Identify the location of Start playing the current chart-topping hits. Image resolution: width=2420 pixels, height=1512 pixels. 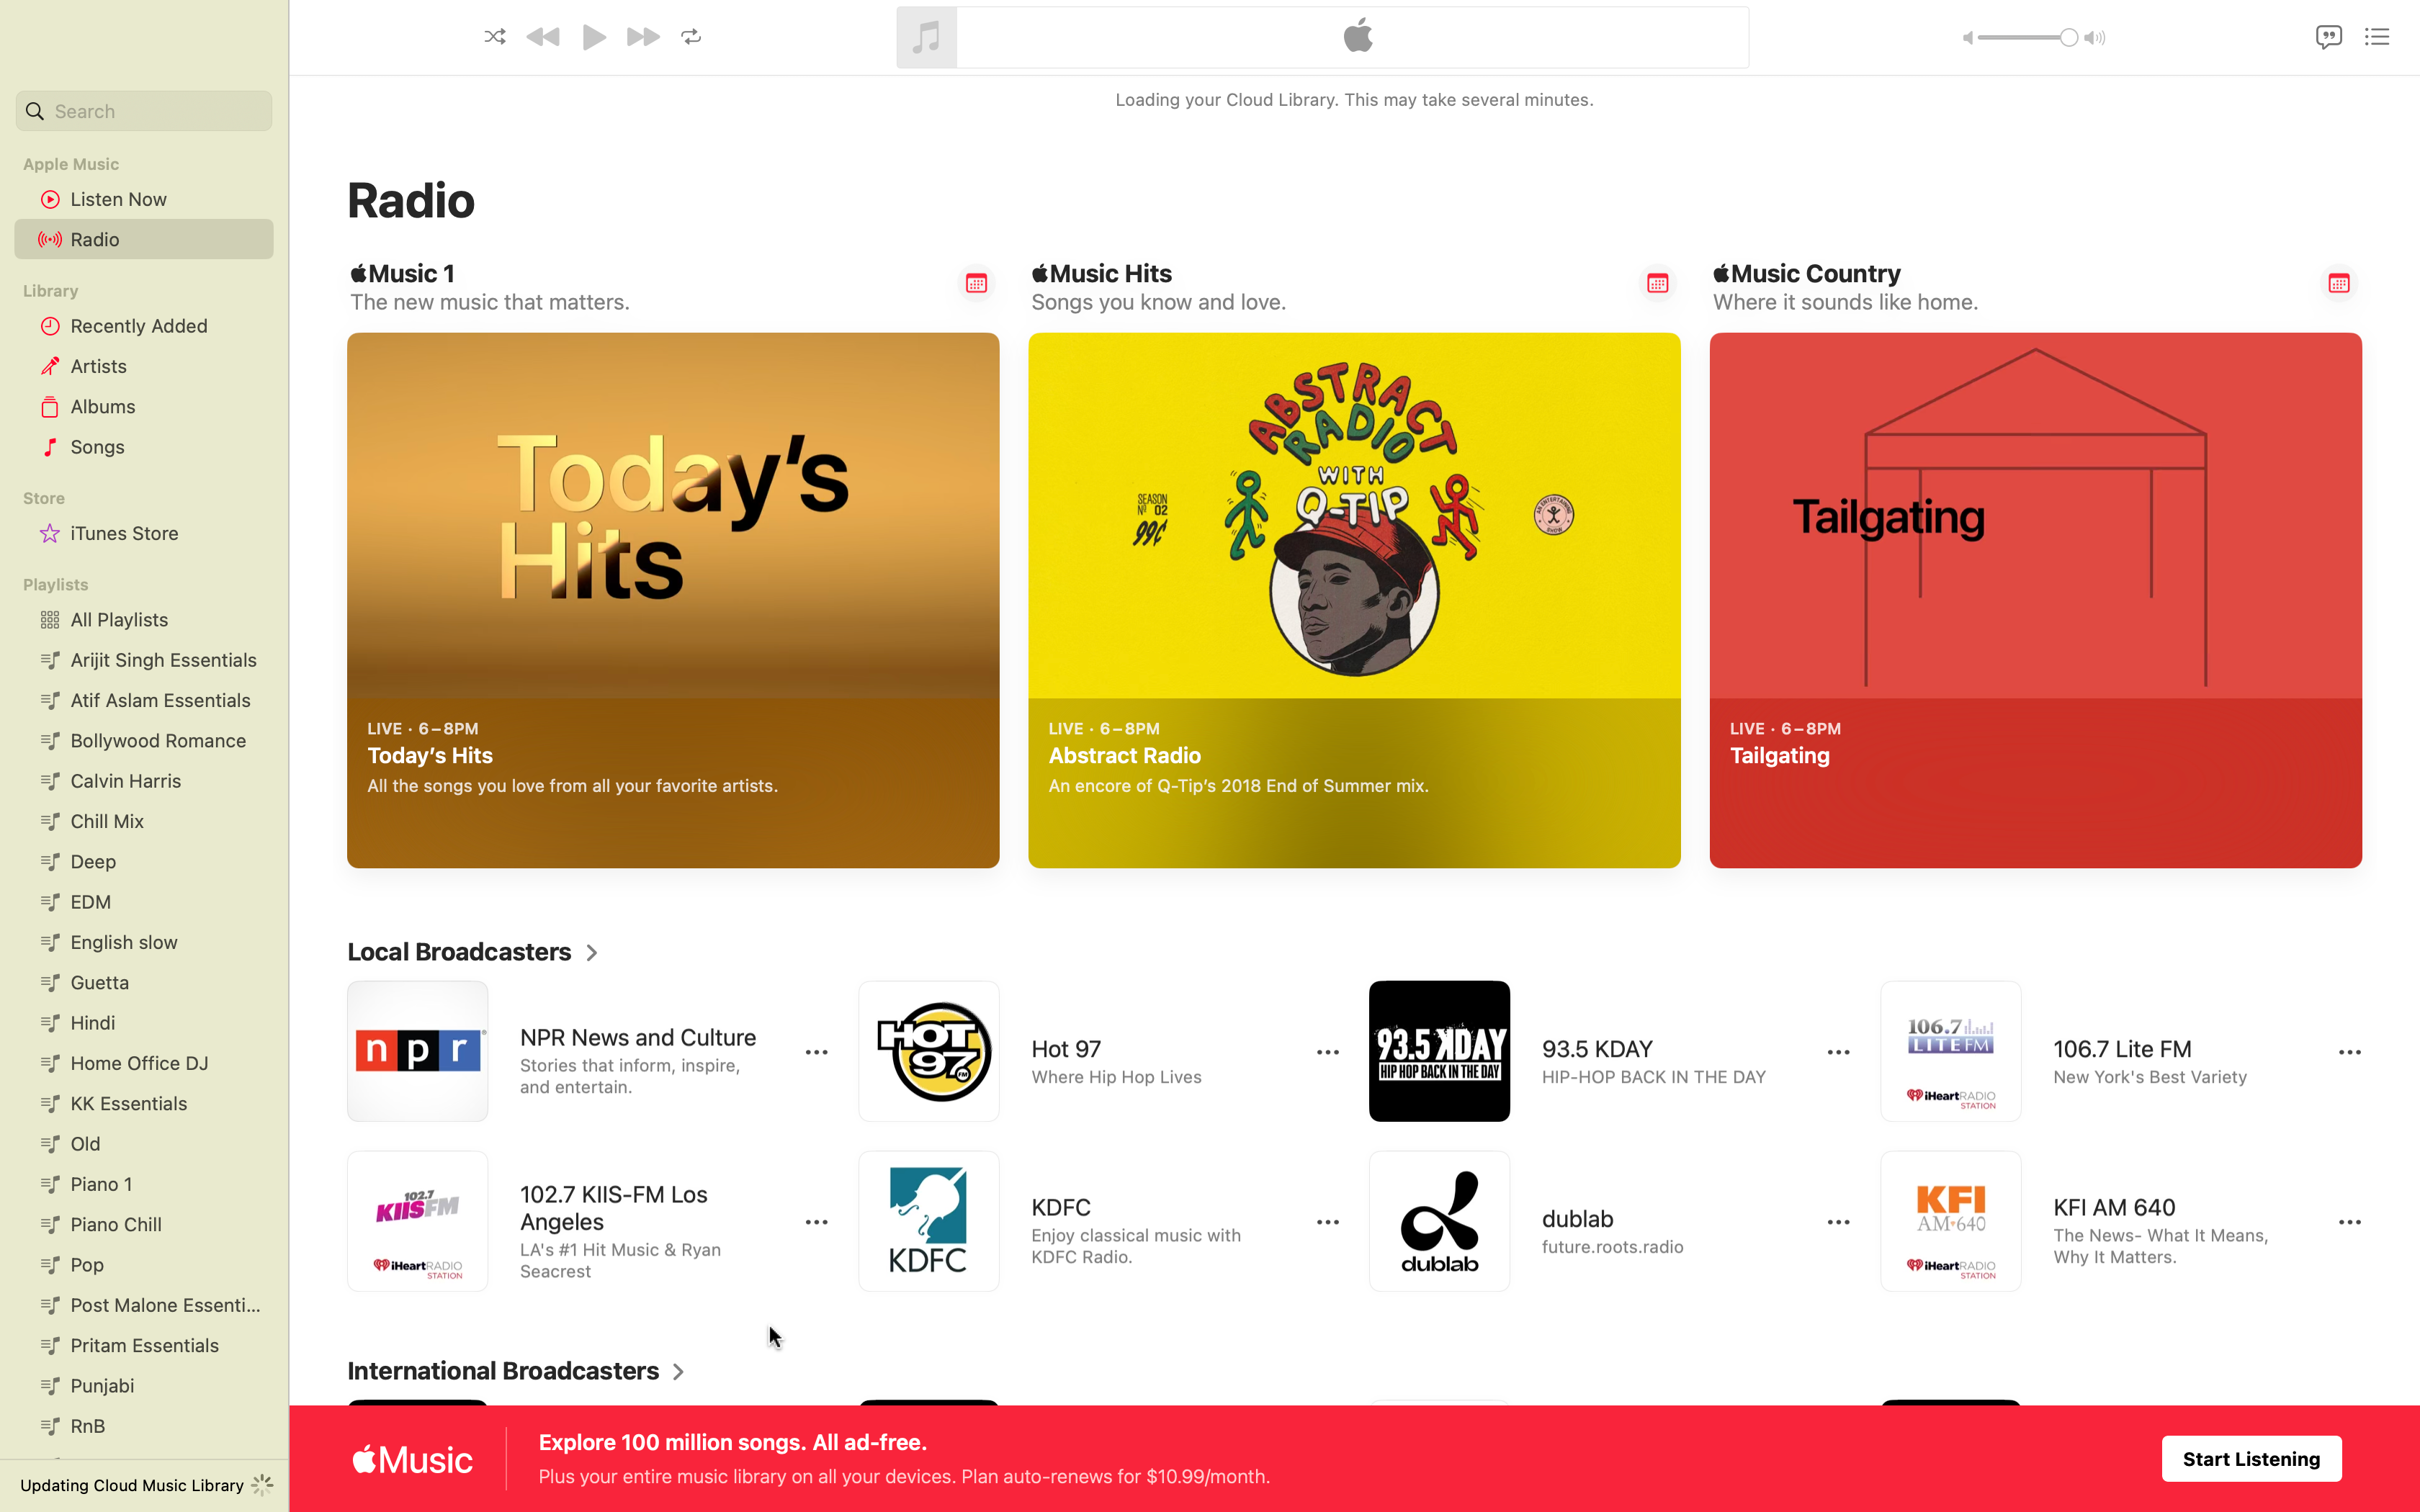
(2269960, 1260252).